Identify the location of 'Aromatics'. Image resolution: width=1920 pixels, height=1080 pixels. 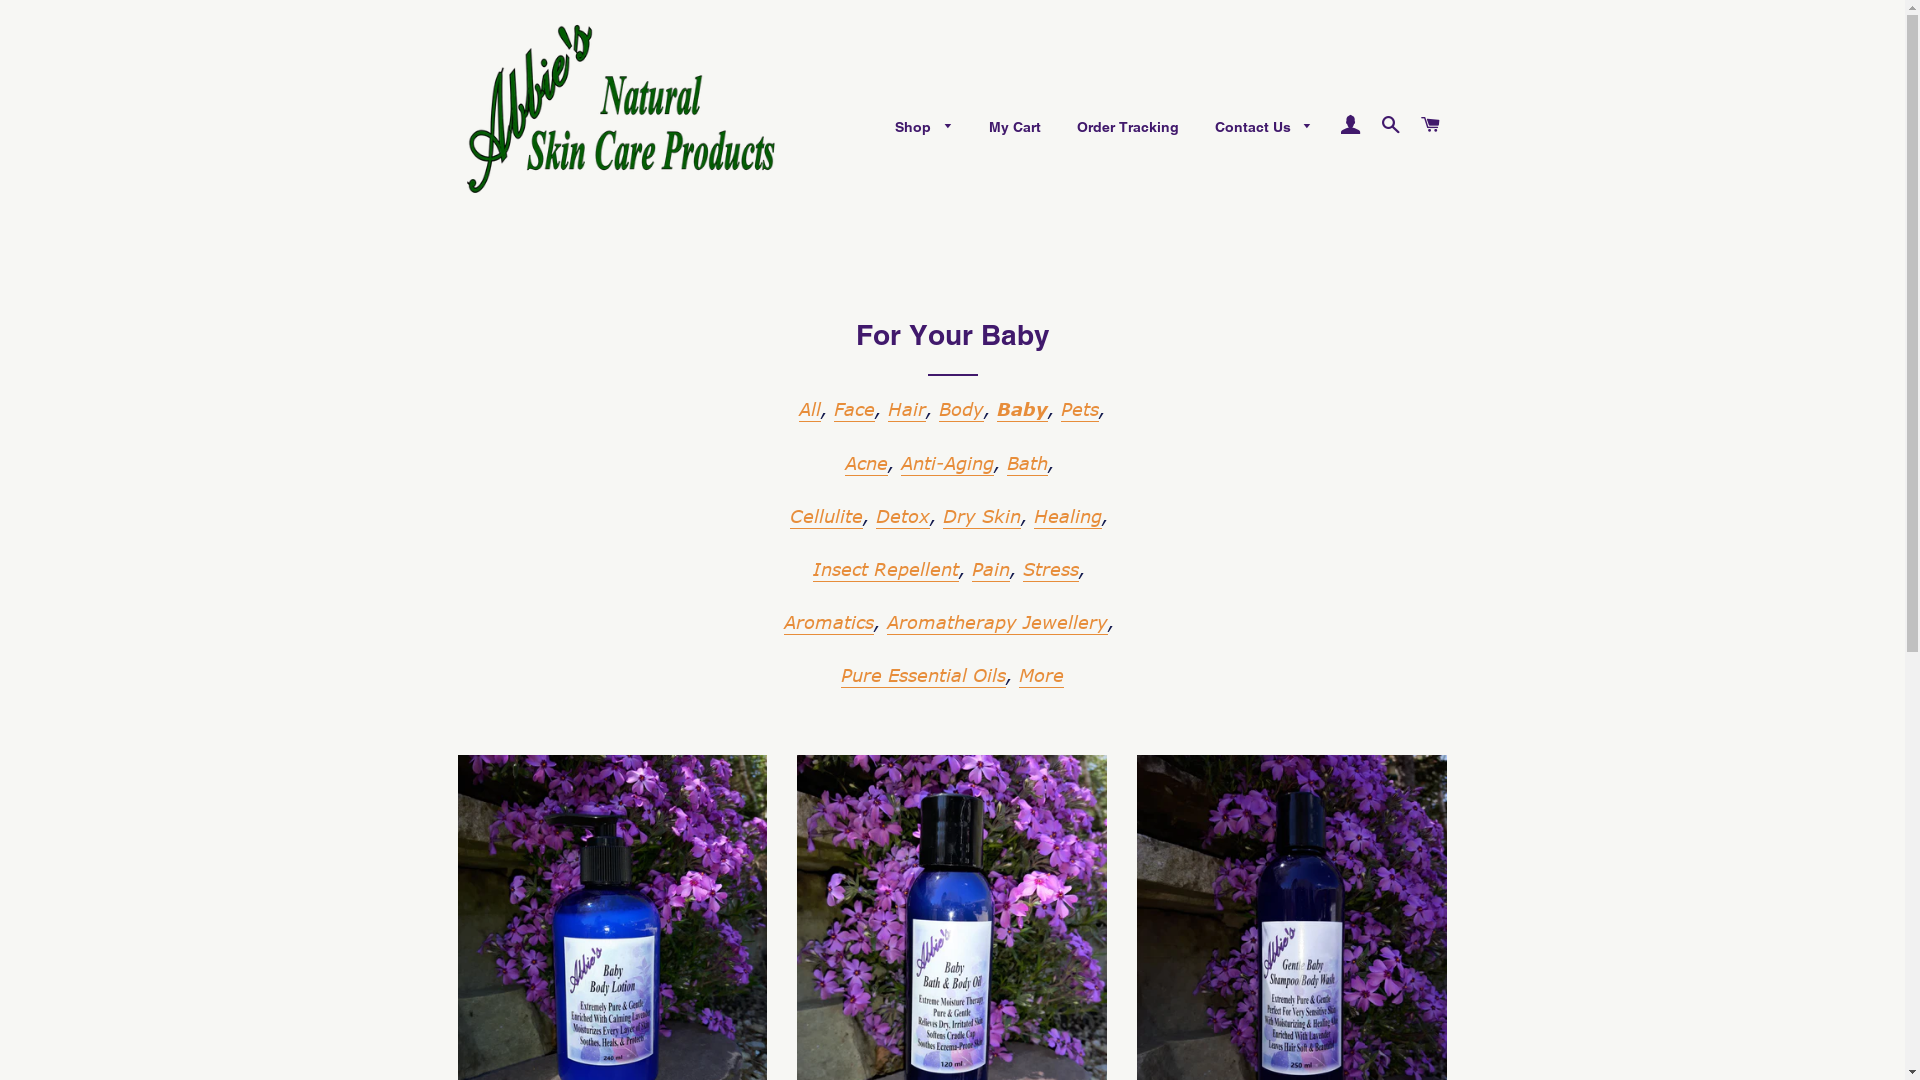
(829, 622).